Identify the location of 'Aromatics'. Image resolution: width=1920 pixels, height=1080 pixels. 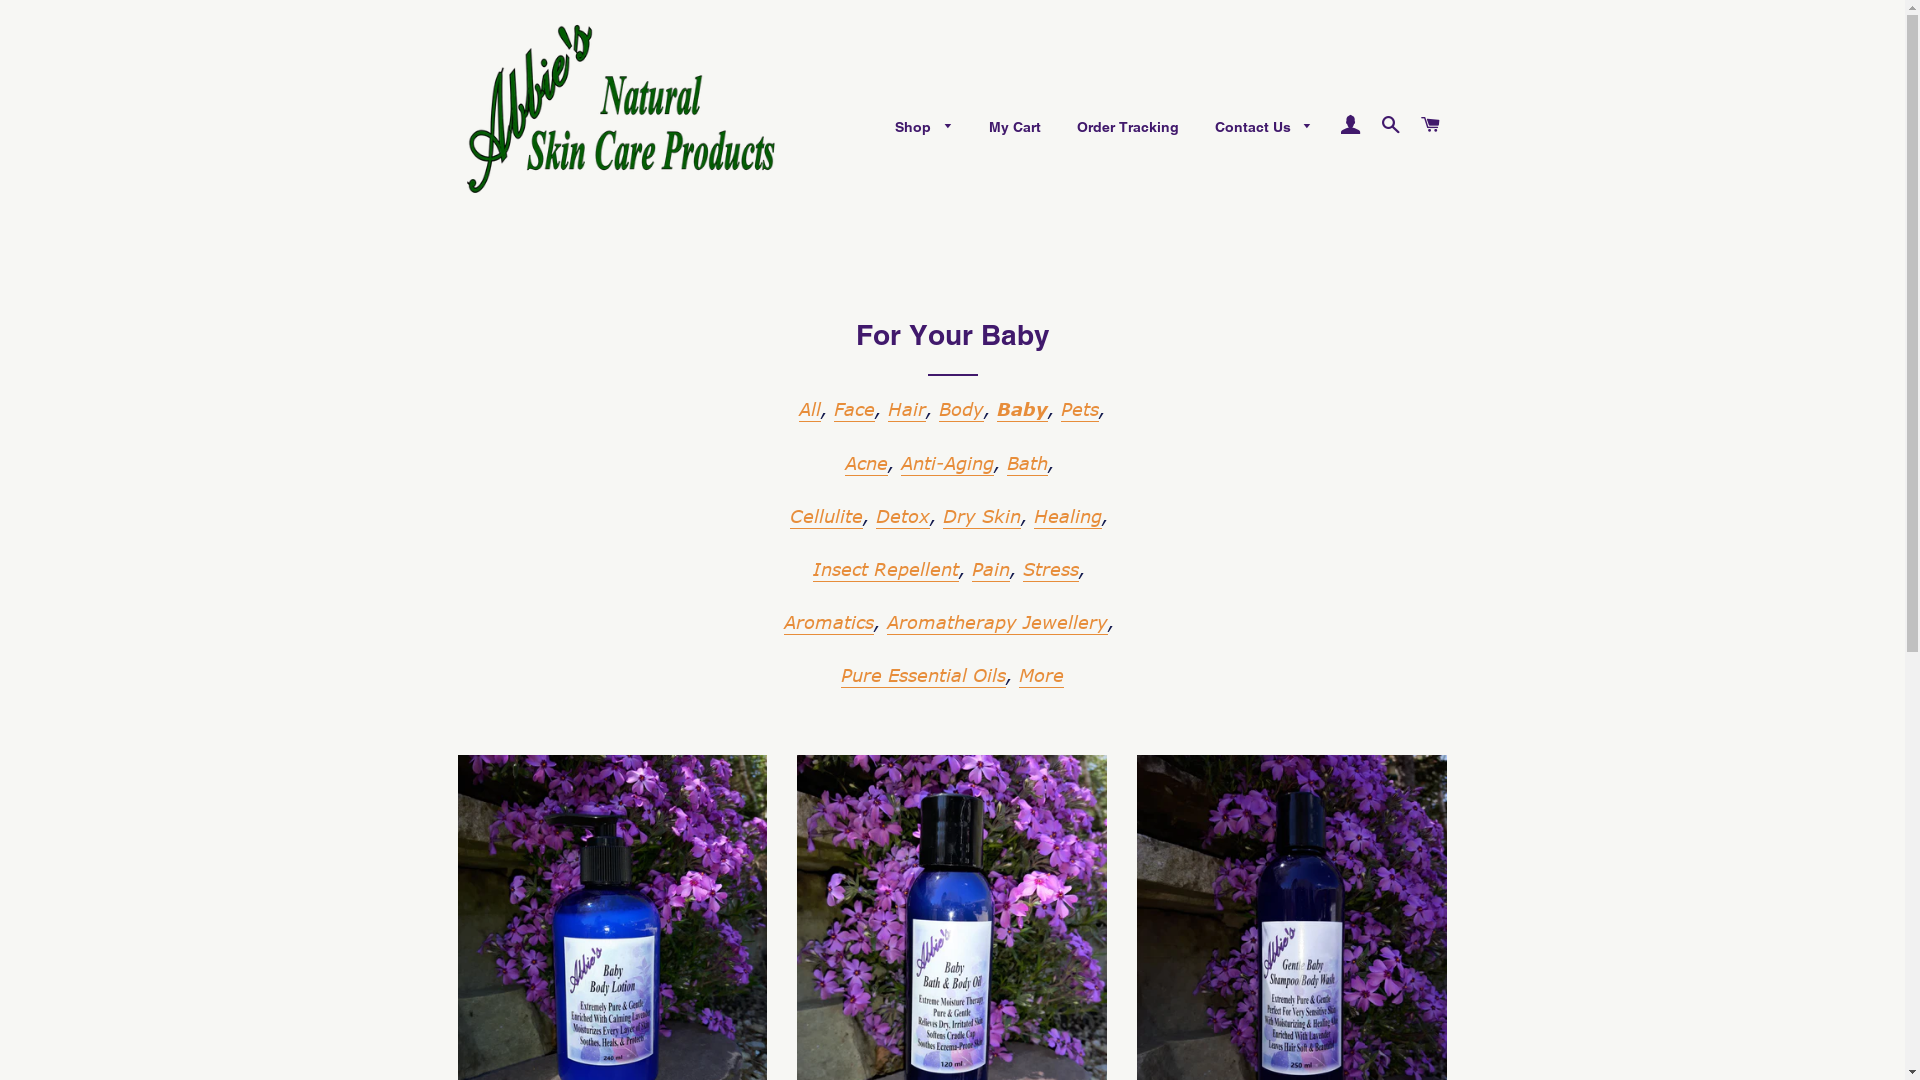
(829, 622).